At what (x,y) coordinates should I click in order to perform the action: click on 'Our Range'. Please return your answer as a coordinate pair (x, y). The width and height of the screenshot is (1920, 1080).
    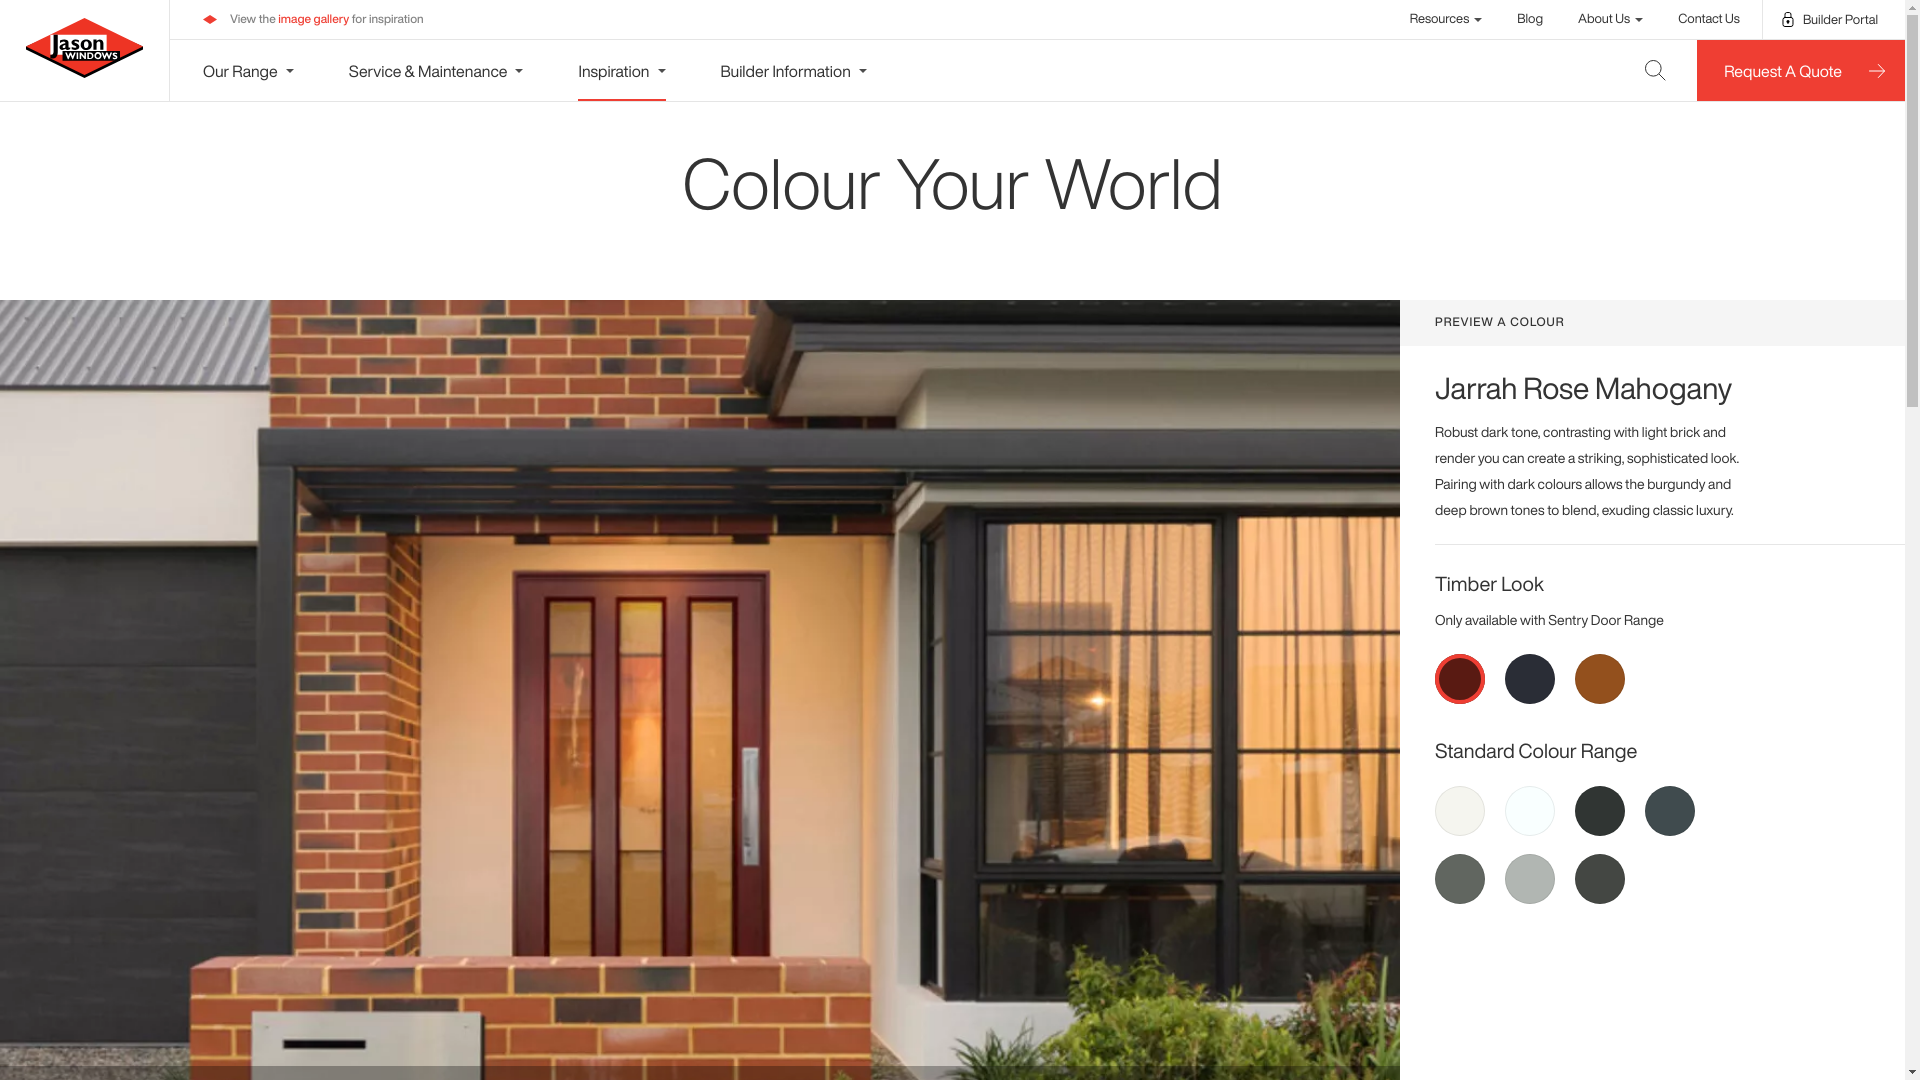
    Looking at the image, I should click on (247, 69).